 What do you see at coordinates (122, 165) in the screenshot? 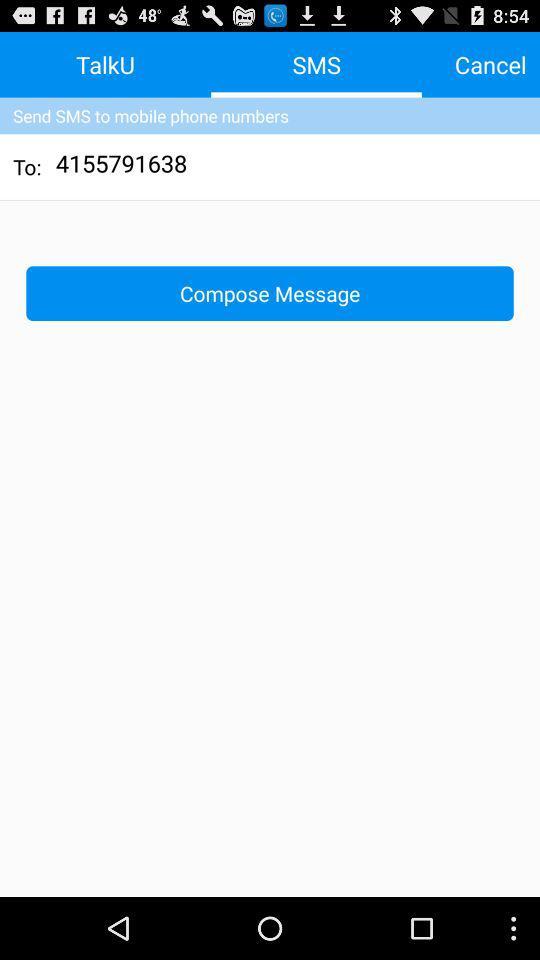
I see `the item next to to: app` at bounding box center [122, 165].